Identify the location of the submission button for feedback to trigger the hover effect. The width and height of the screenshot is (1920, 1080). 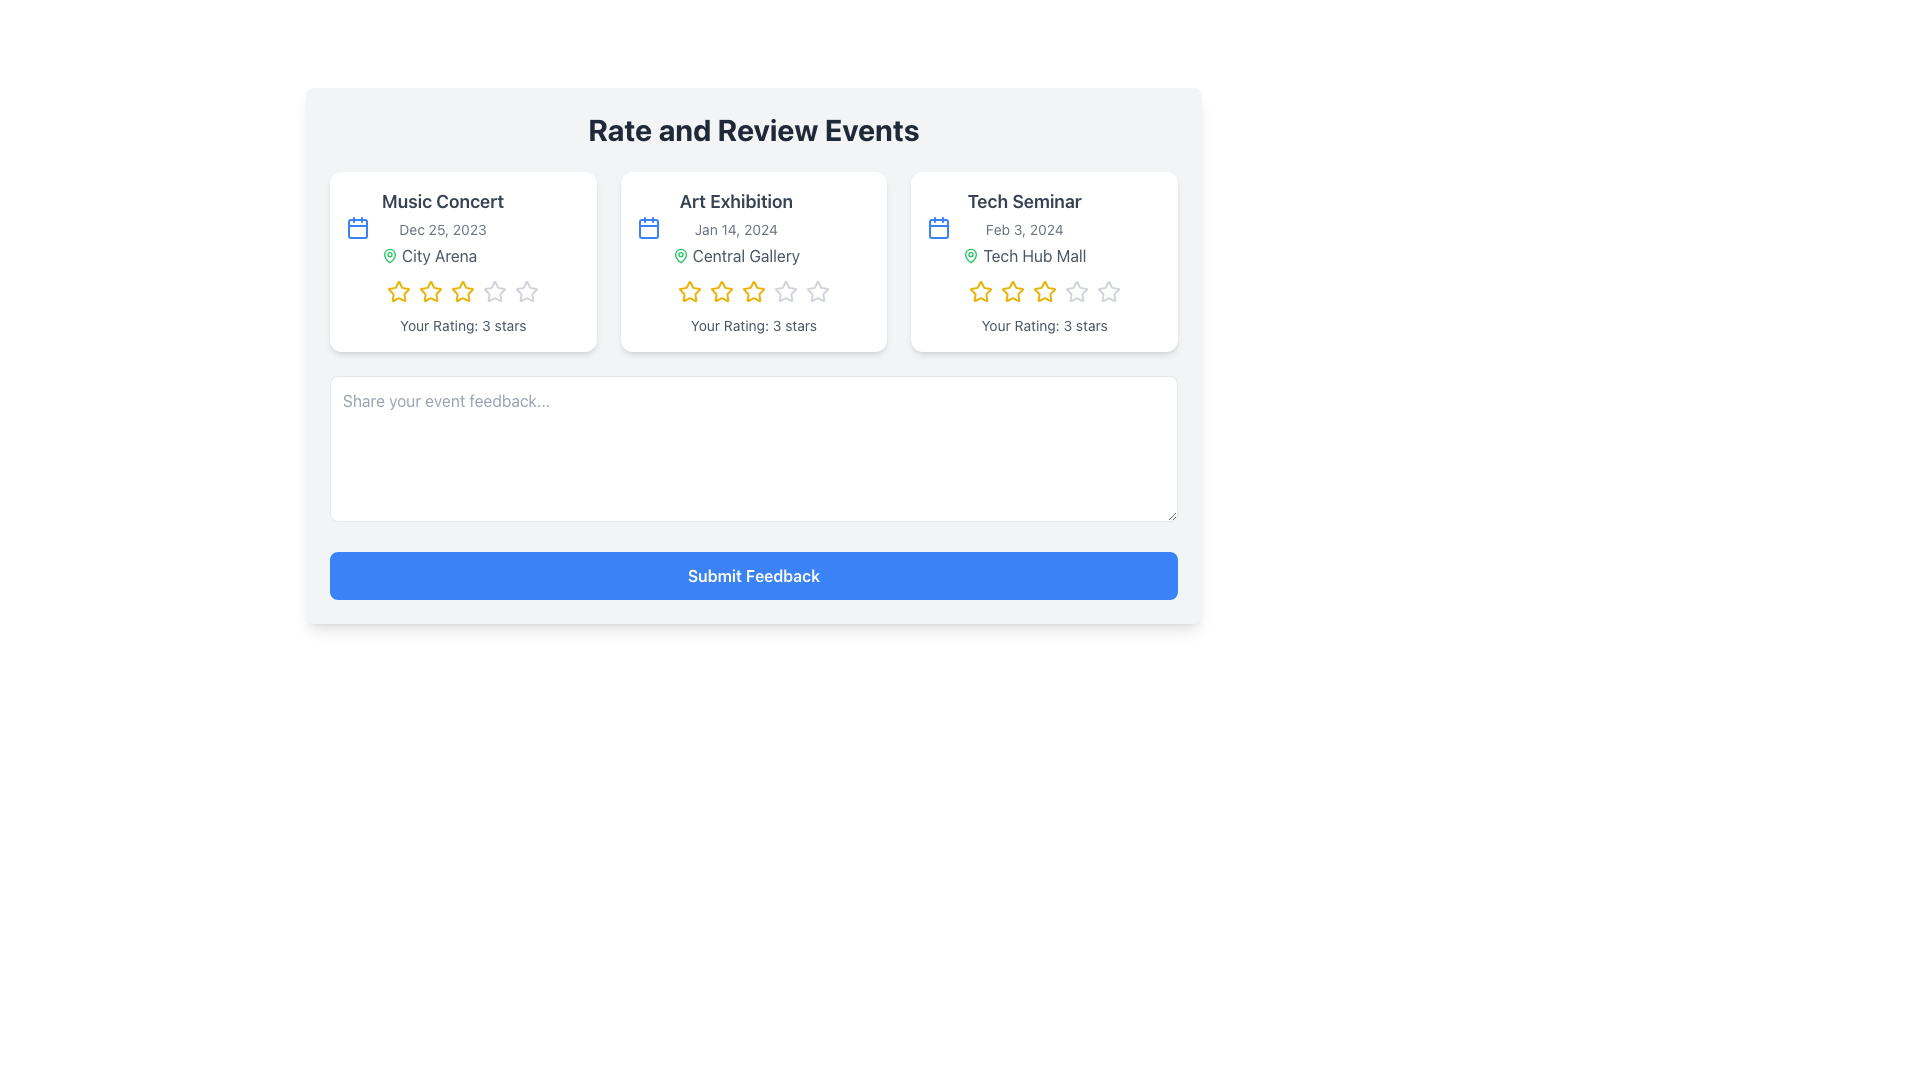
(752, 575).